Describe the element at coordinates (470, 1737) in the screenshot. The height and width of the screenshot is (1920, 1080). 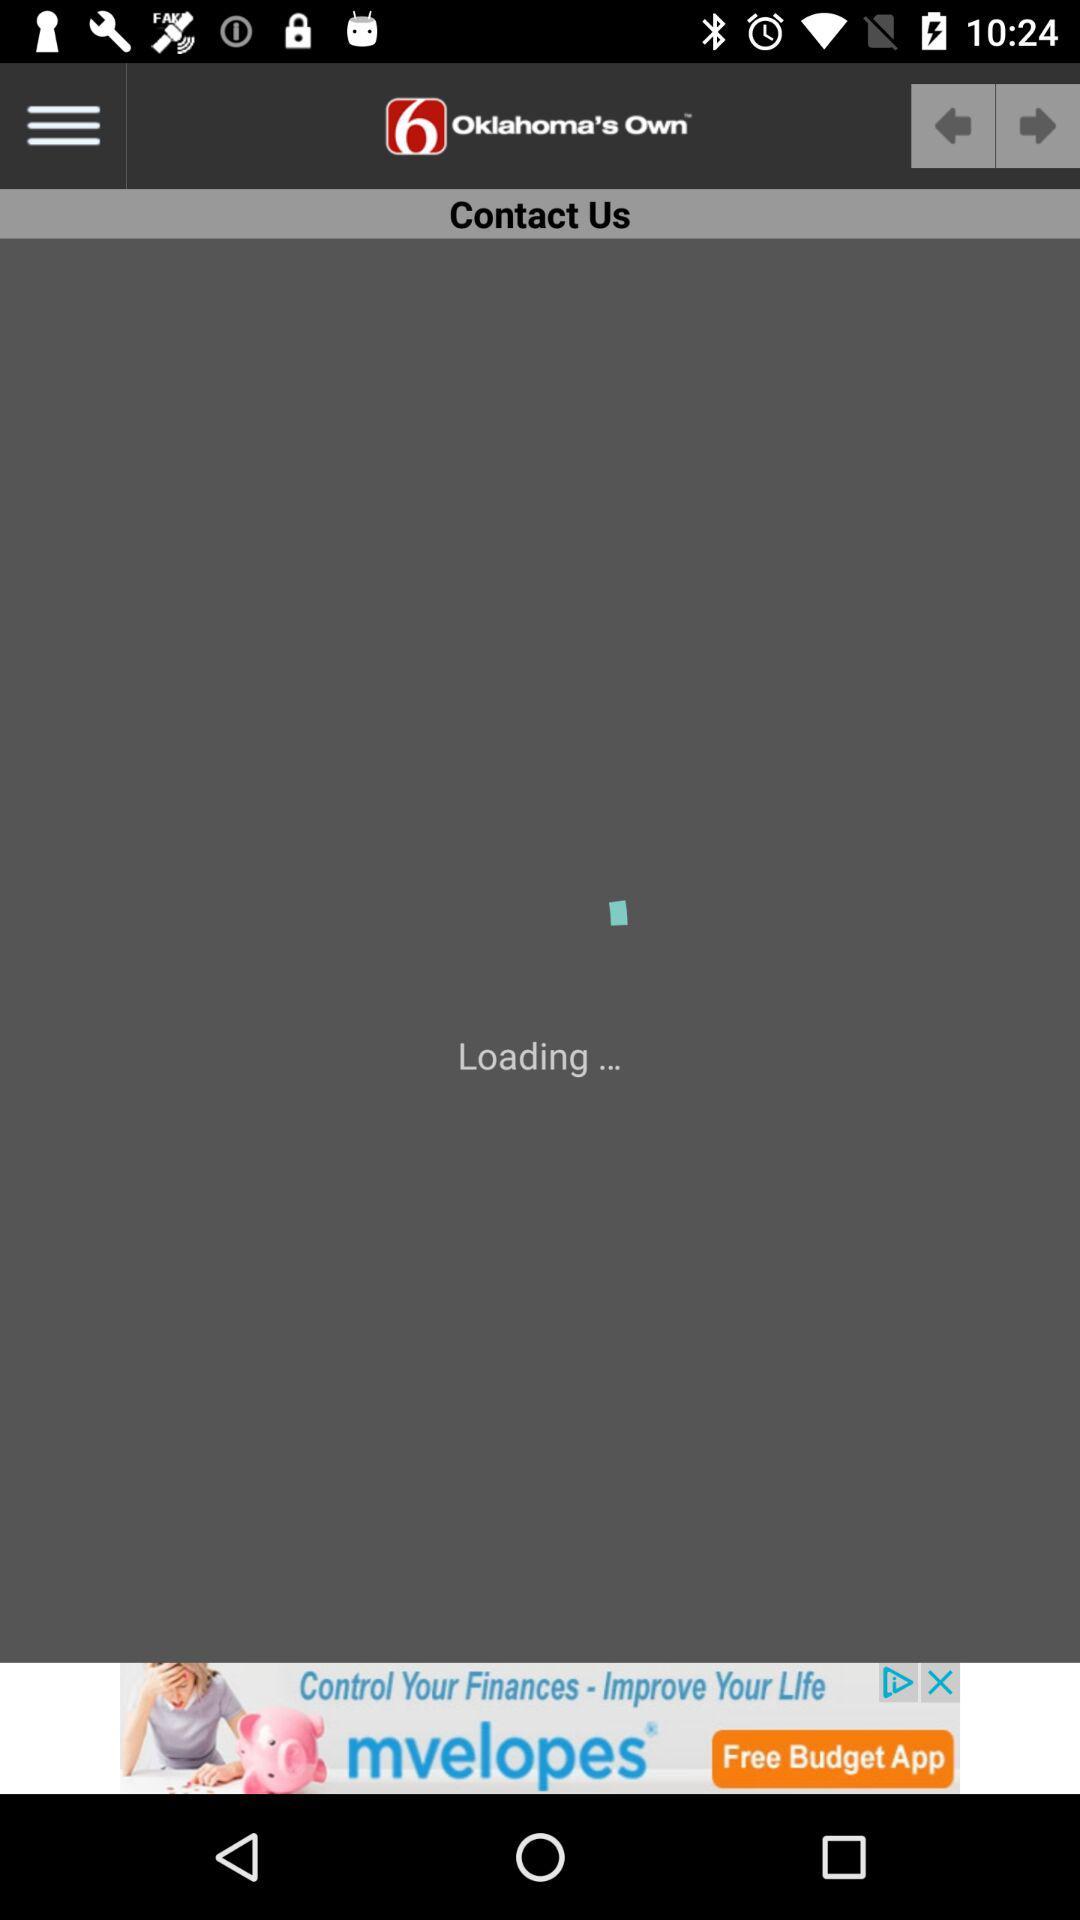
I see `the star icon` at that location.